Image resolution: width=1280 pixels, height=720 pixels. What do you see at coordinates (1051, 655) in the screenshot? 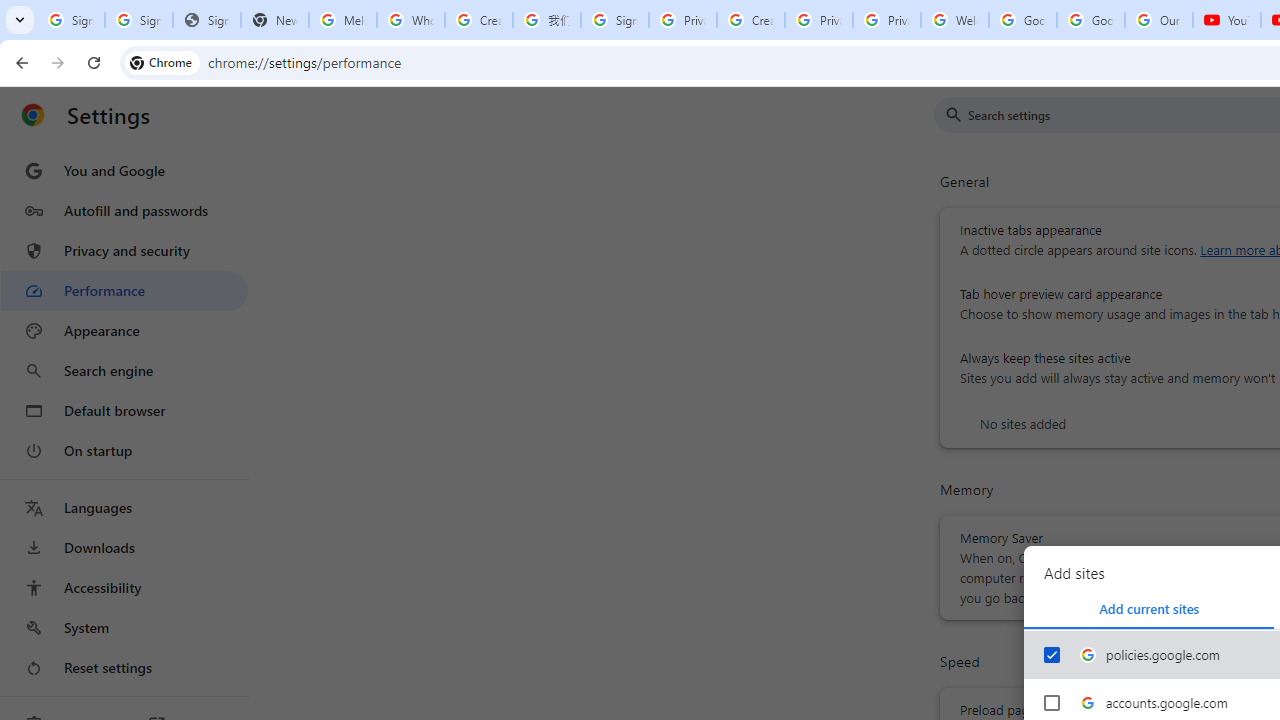
I see `'policies.google.com'` at bounding box center [1051, 655].